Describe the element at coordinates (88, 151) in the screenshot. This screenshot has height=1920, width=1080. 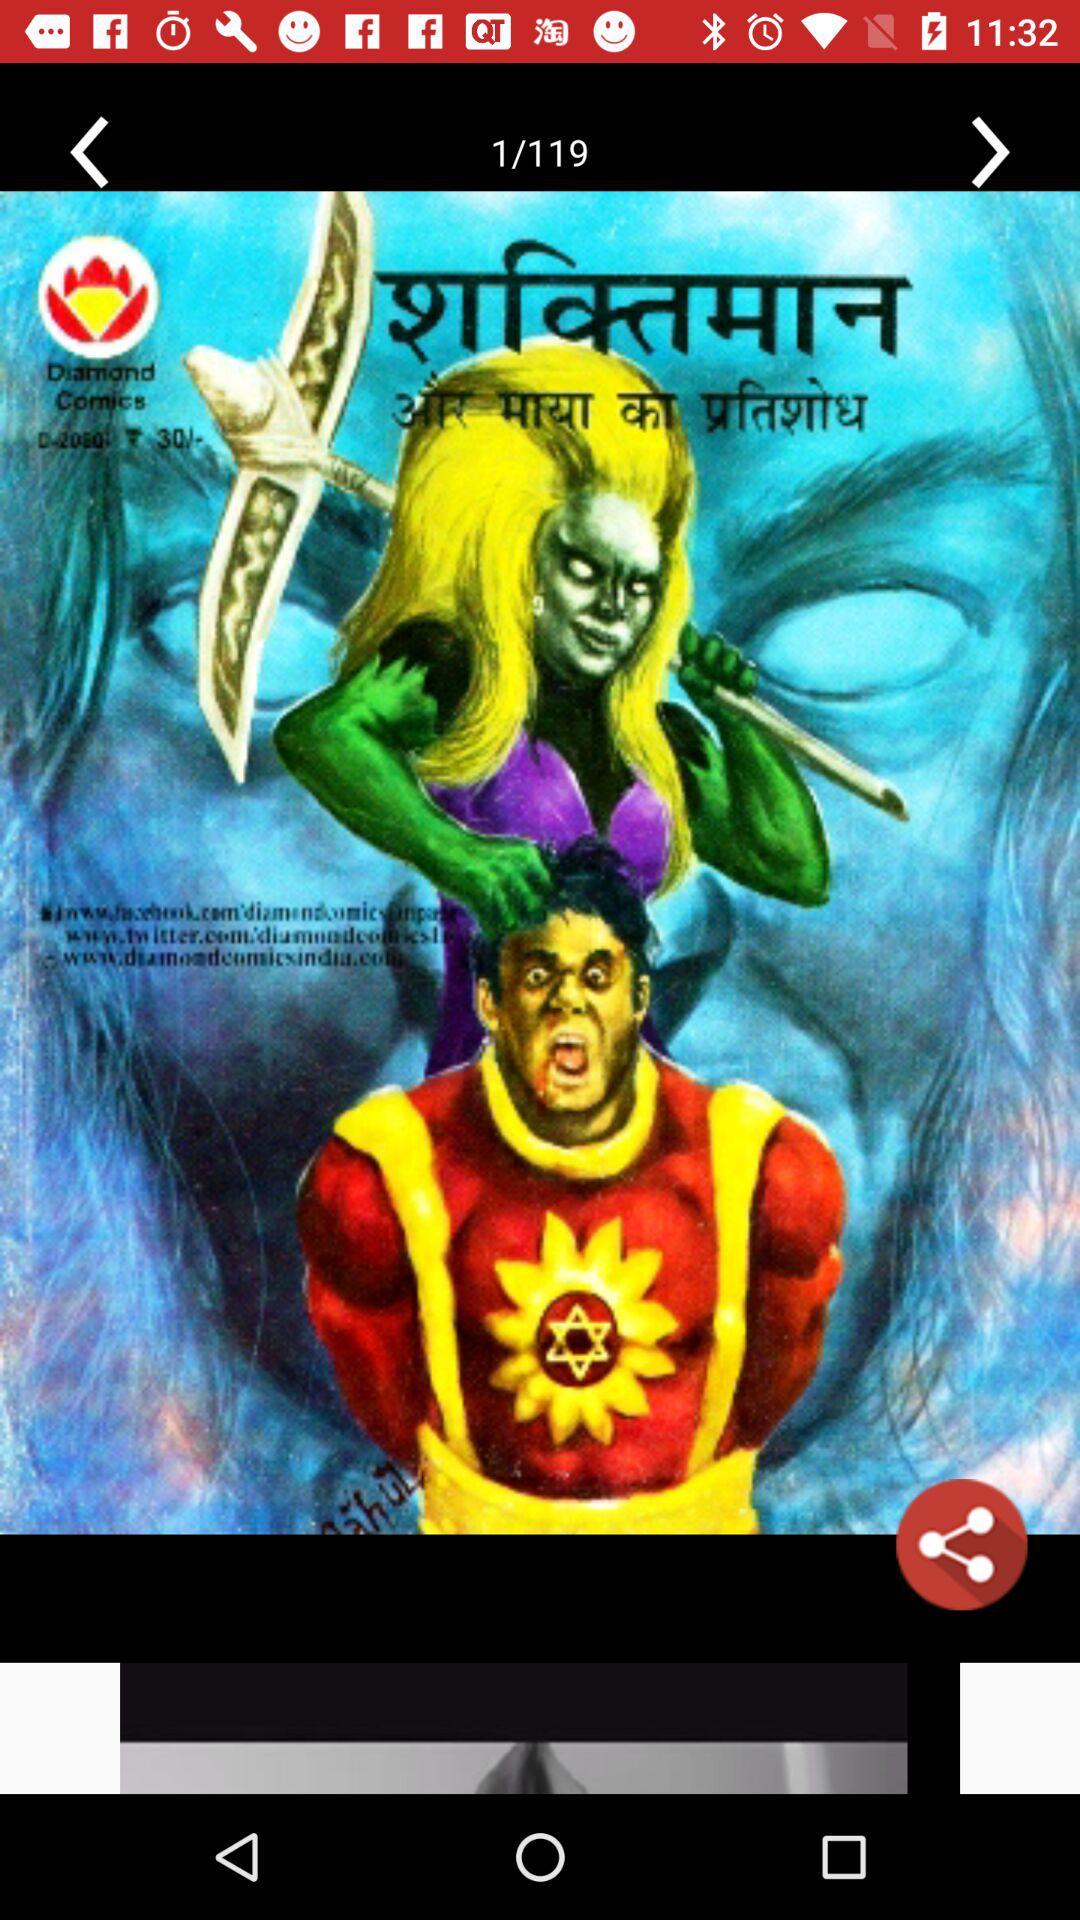
I see `the arrow_backward icon` at that location.